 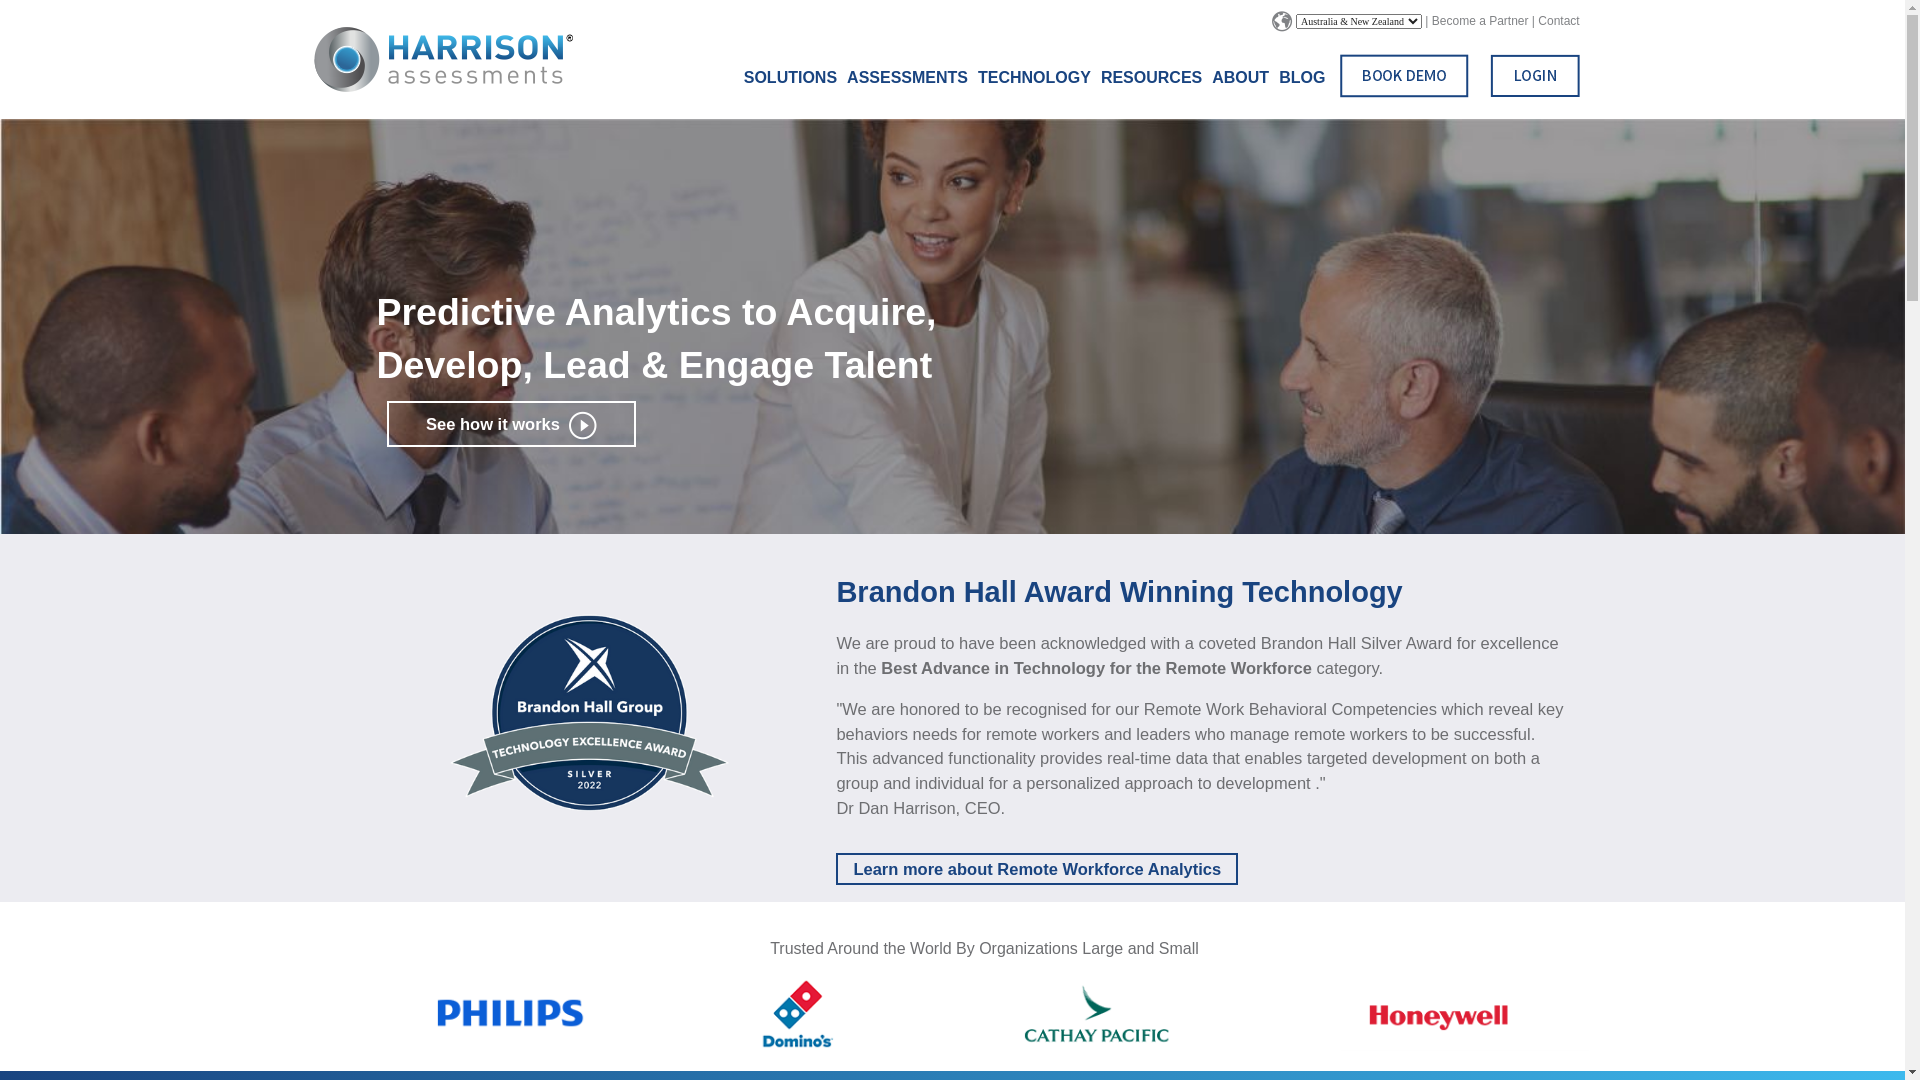 What do you see at coordinates (1301, 76) in the screenshot?
I see `'BLOG'` at bounding box center [1301, 76].